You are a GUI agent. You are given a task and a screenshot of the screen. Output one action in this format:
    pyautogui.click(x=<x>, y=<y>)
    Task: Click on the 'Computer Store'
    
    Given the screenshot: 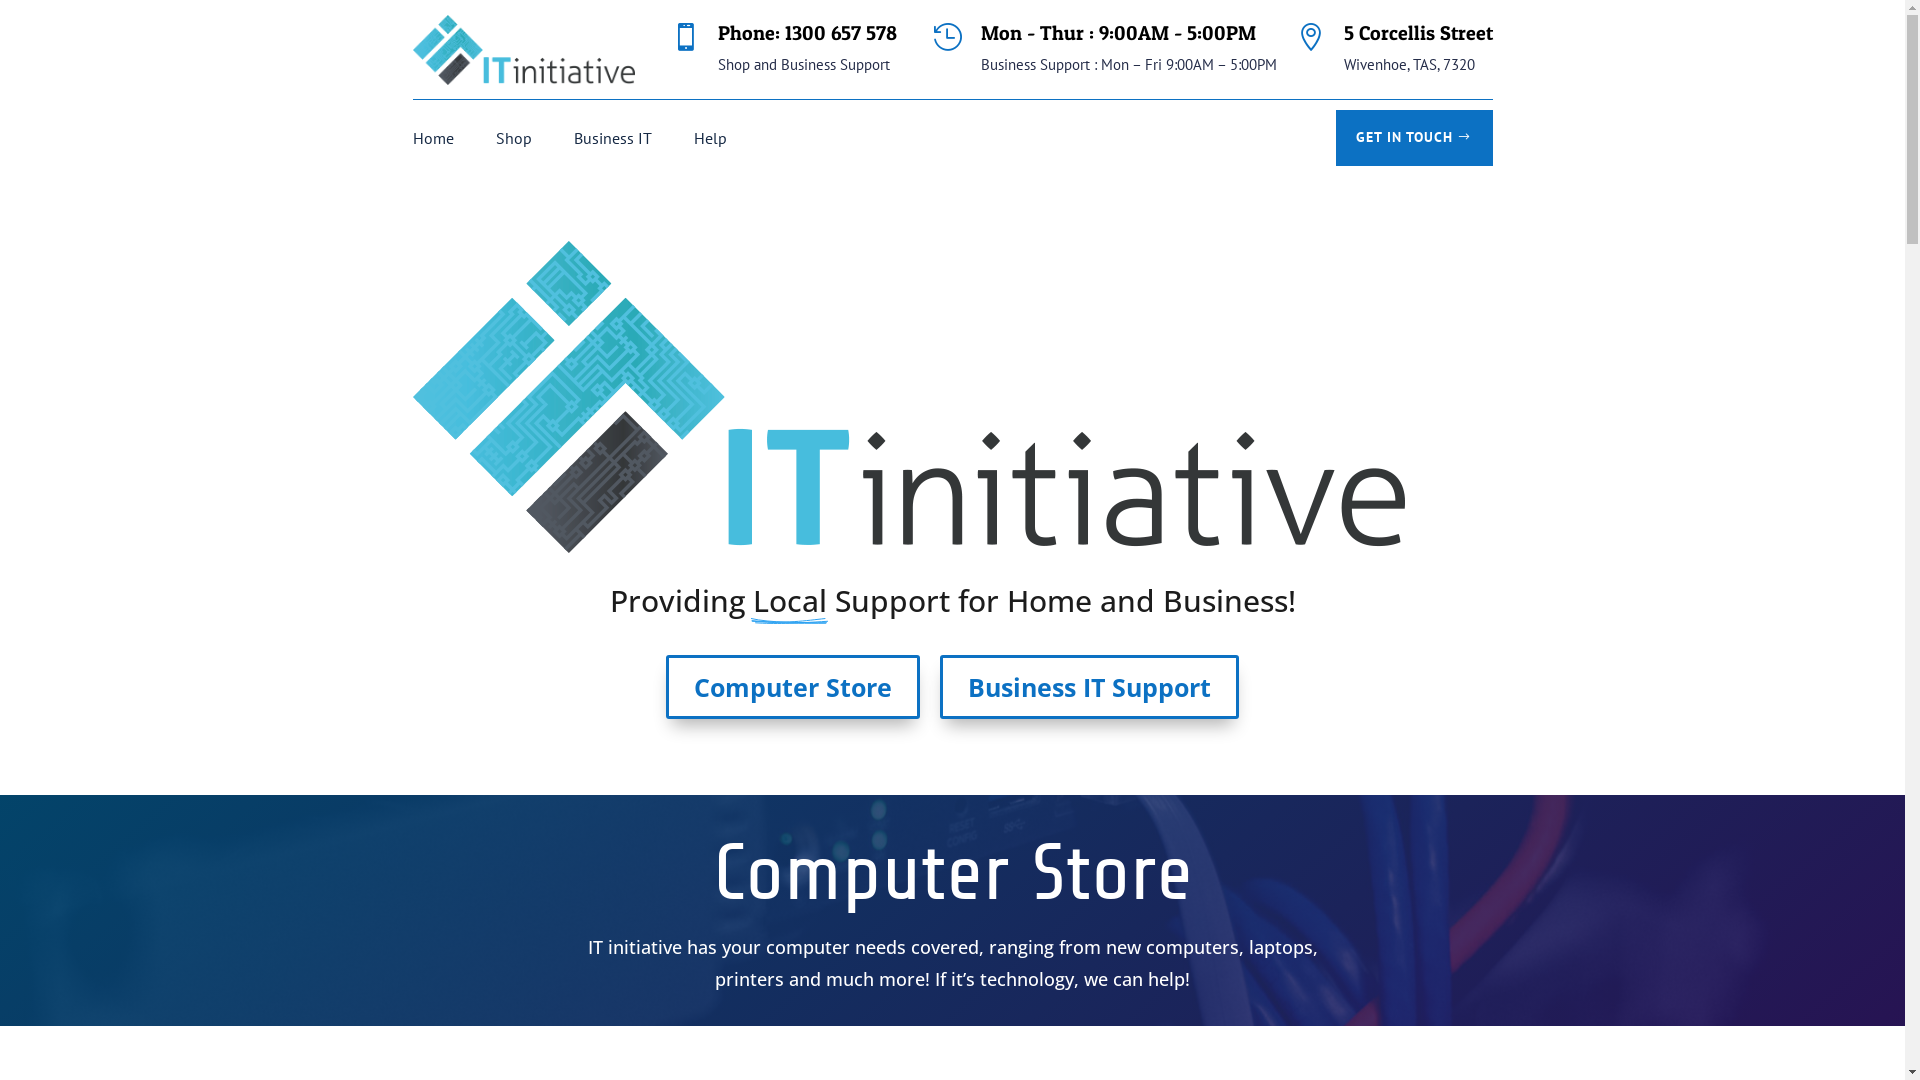 What is the action you would take?
    pyautogui.click(x=791, y=685)
    